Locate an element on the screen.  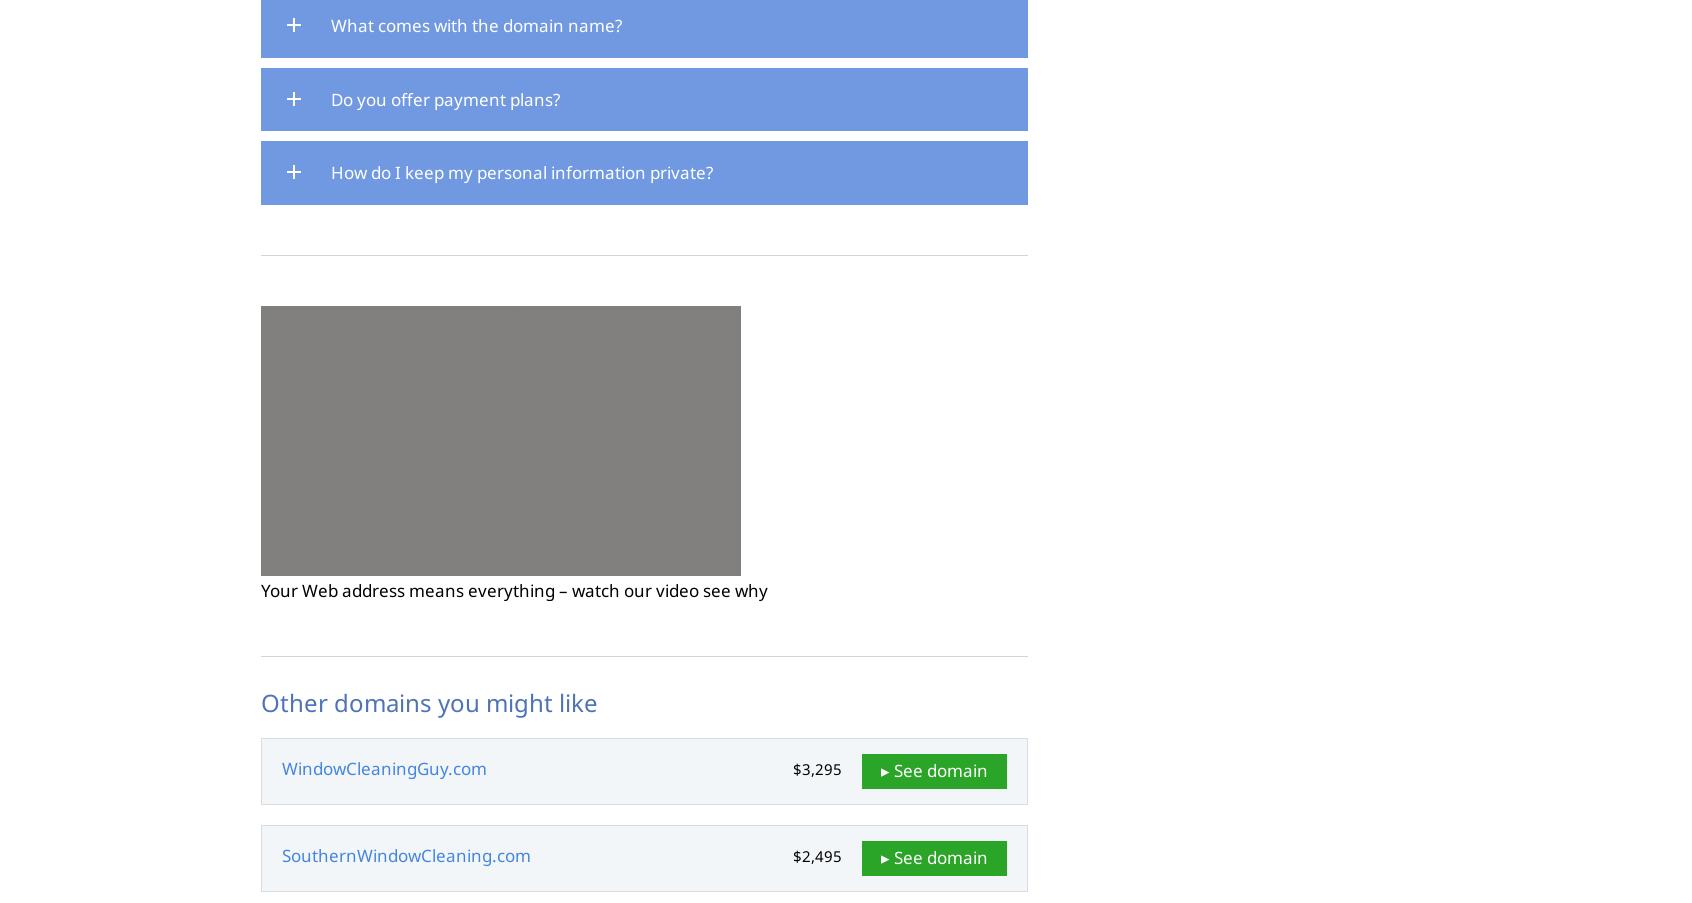
'WindowCleaningGuy.com' is located at coordinates (384, 768).